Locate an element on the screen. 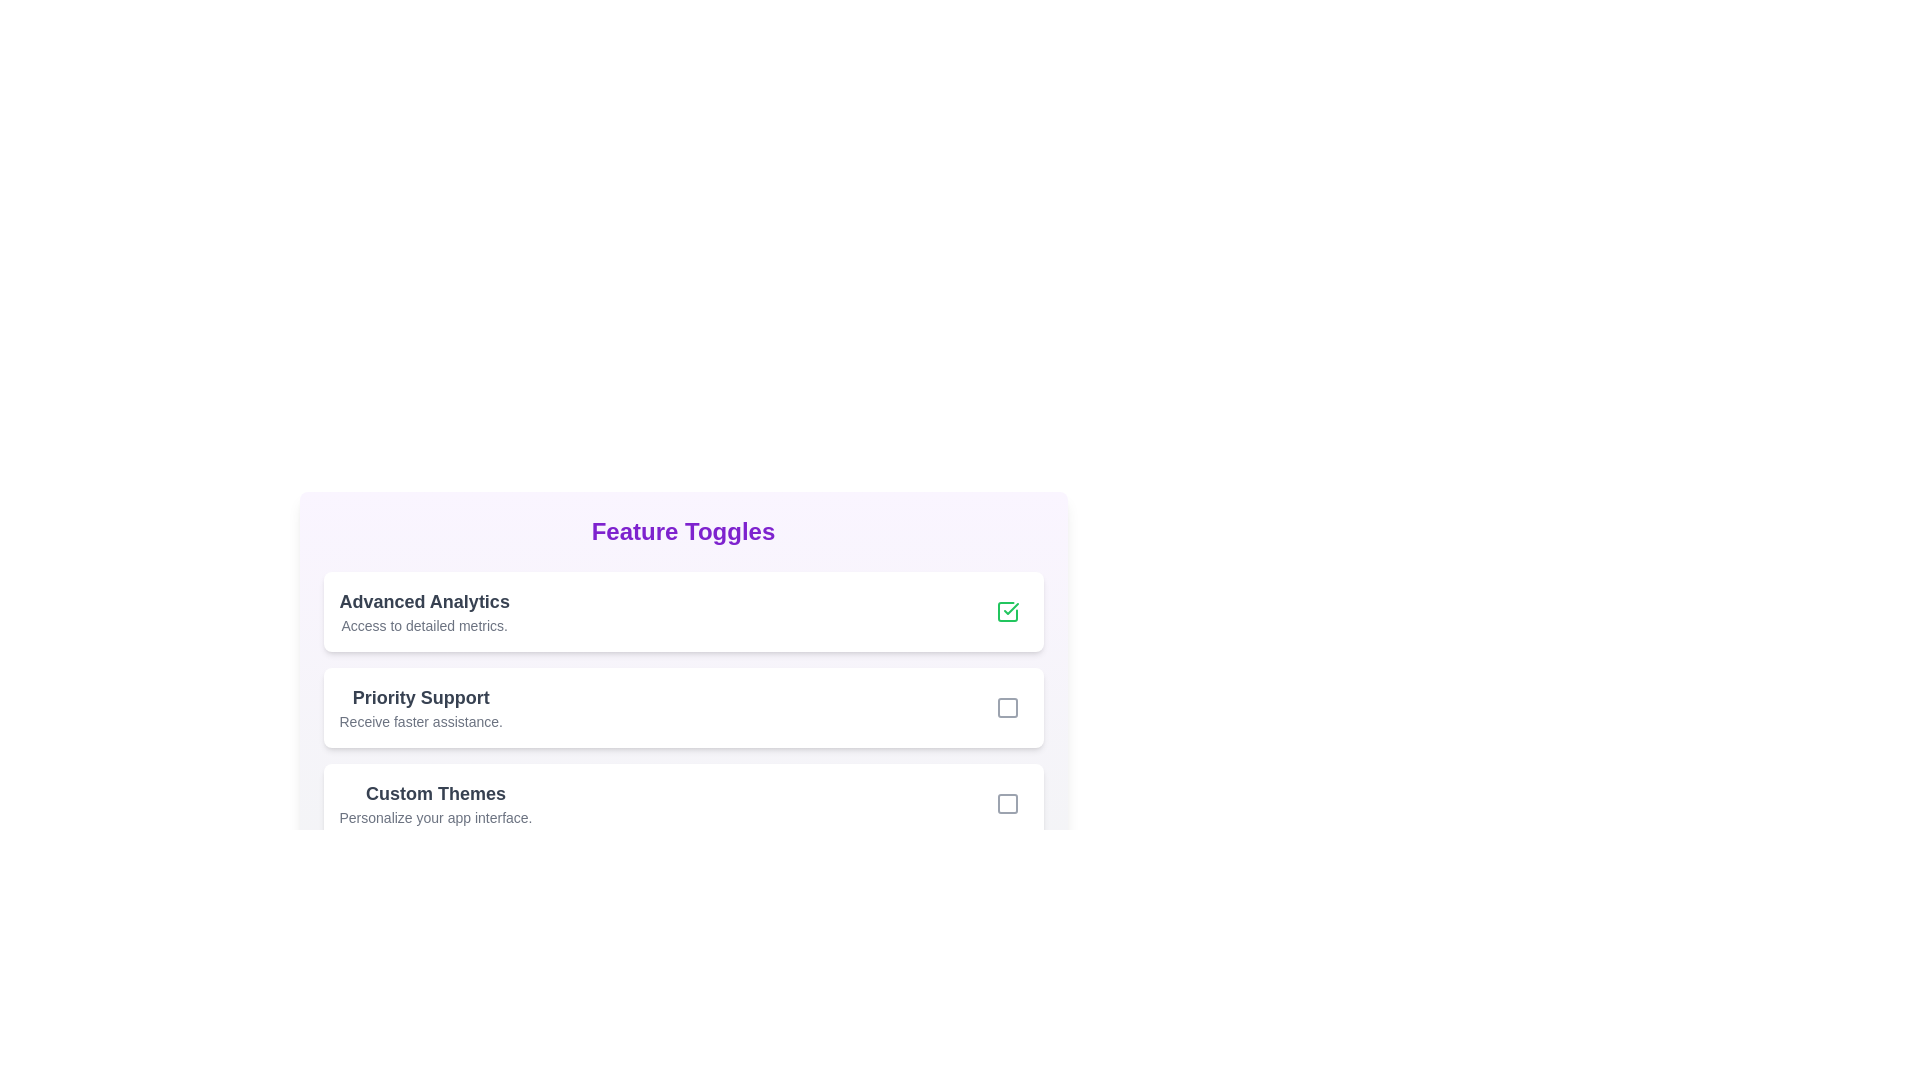  the interactive button for 'Custom Themes' located on the far right side of the section, adjacent to 'Personalize your app interface.' is located at coordinates (1007, 802).